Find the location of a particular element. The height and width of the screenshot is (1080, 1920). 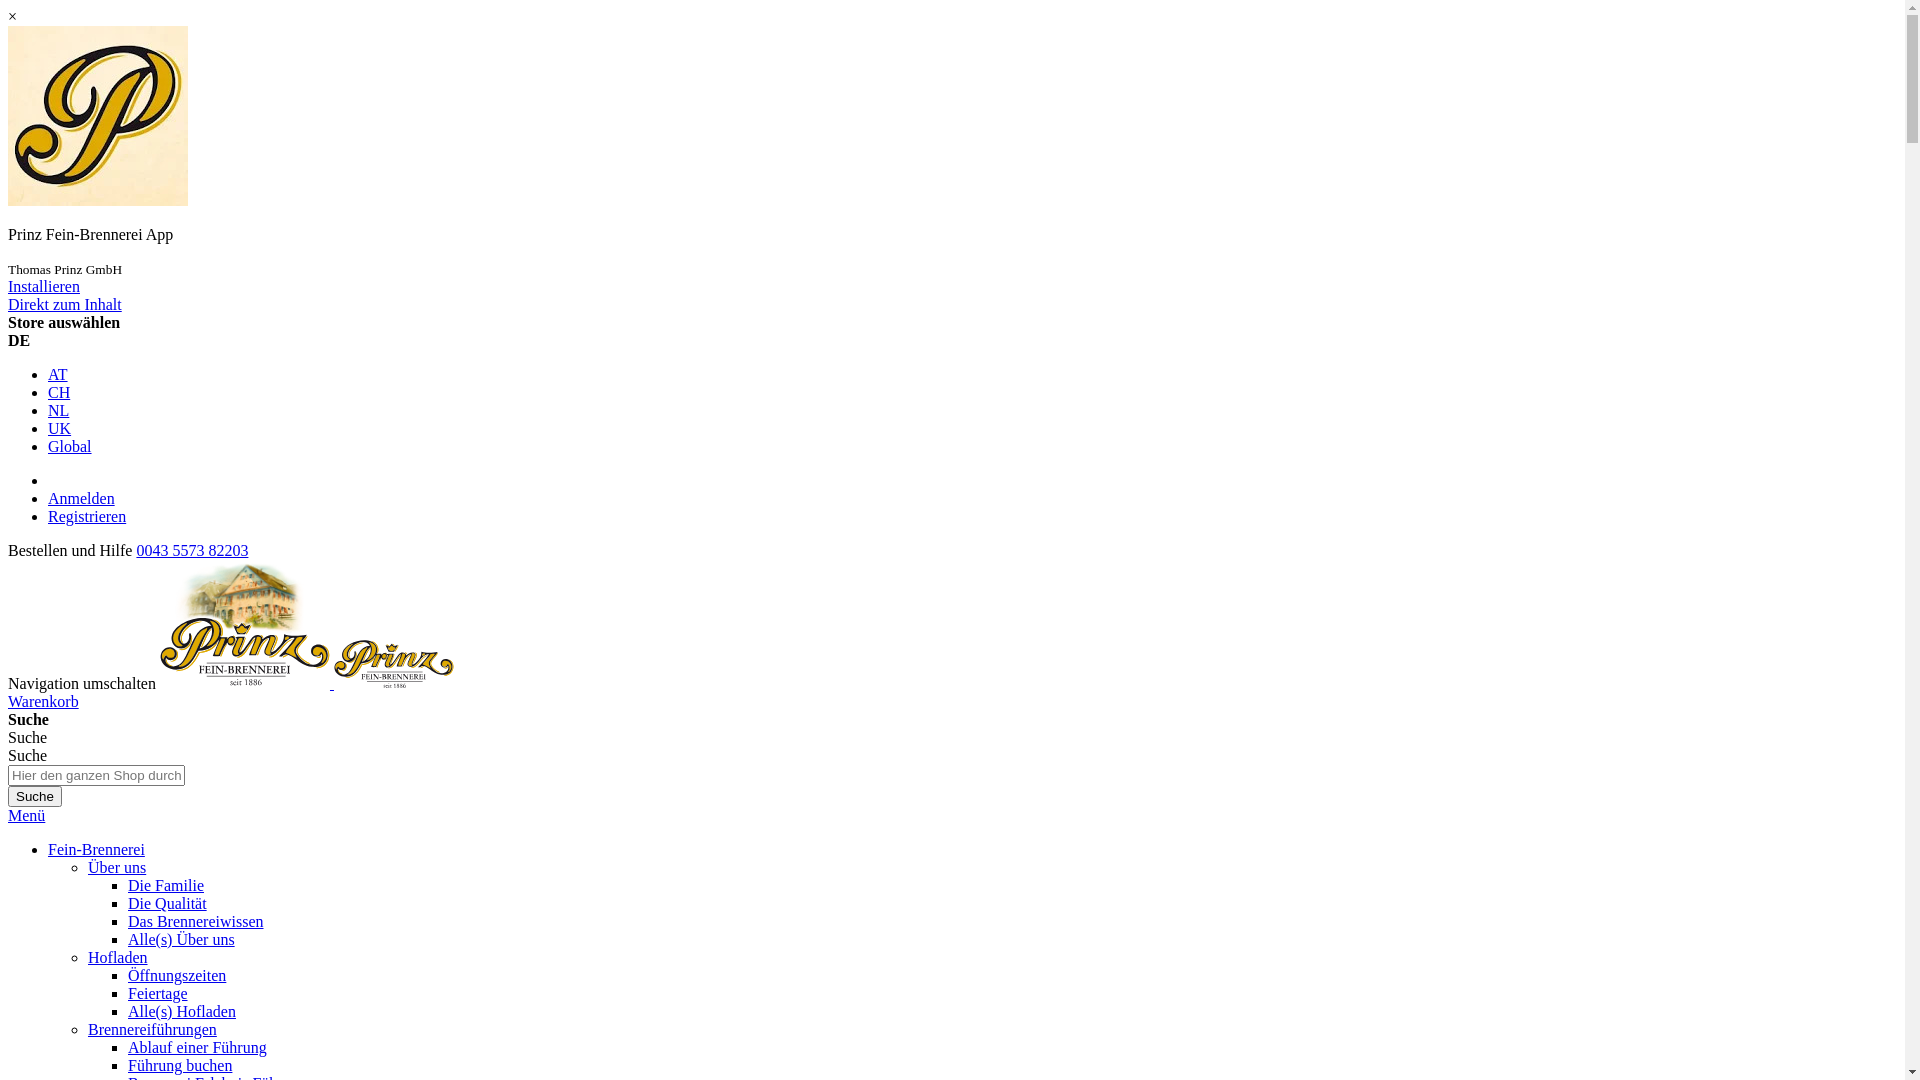

'UK' is located at coordinates (59, 427).